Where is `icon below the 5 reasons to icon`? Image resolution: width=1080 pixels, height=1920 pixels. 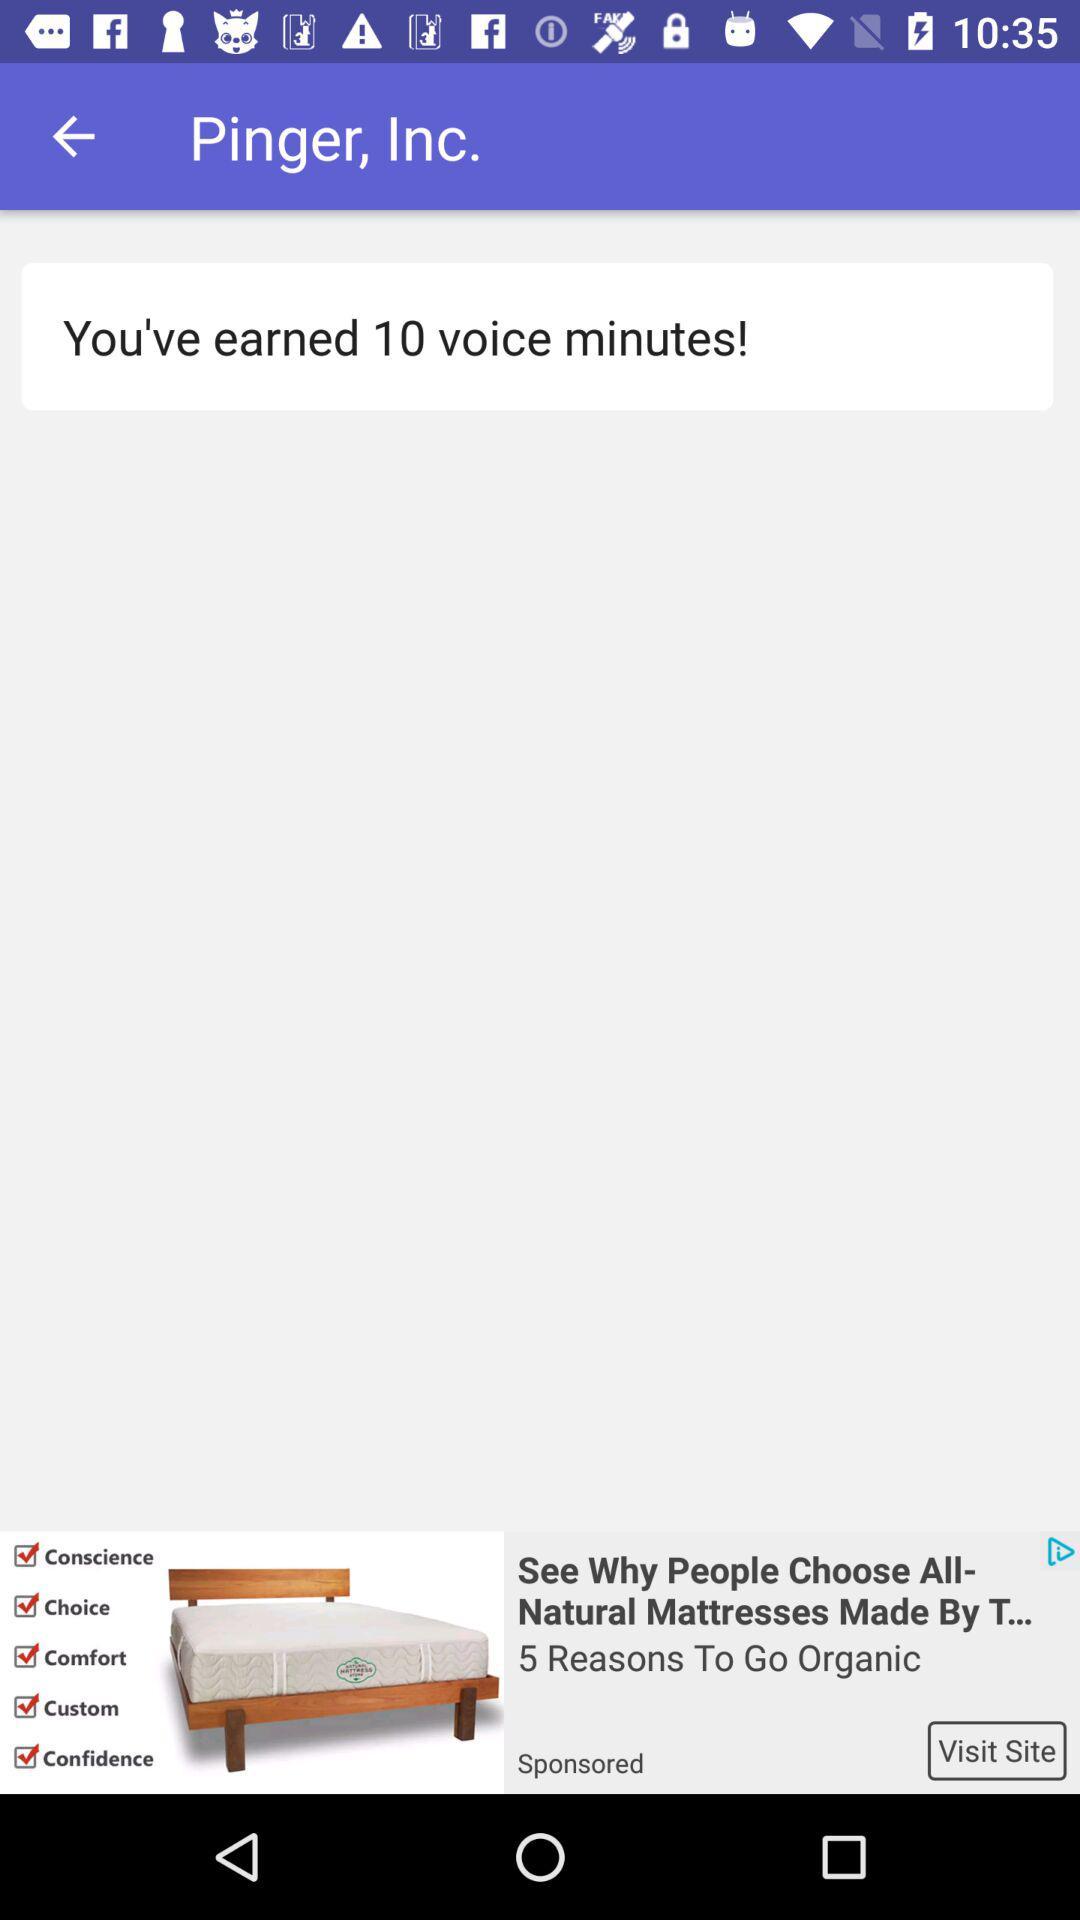 icon below the 5 reasons to icon is located at coordinates (997, 1749).